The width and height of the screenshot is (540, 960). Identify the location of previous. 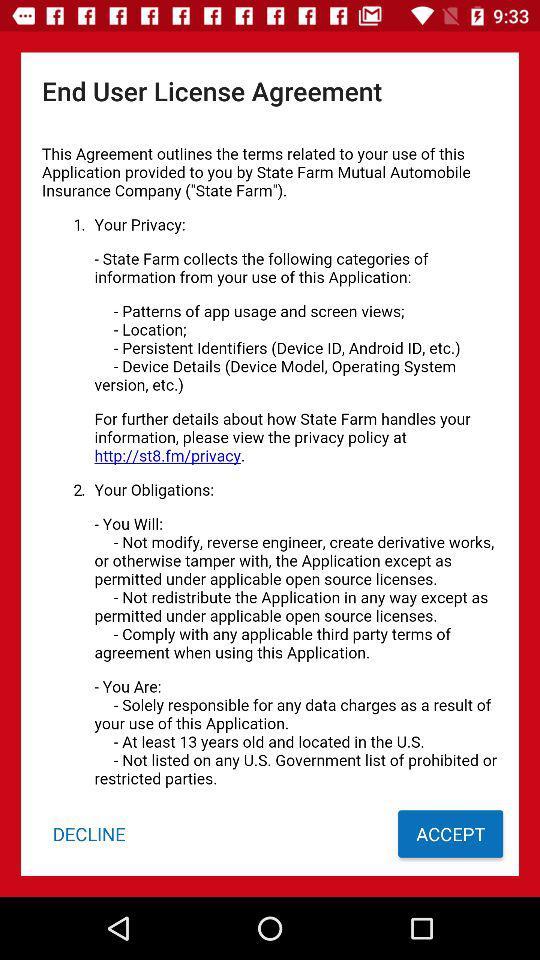
(270, 460).